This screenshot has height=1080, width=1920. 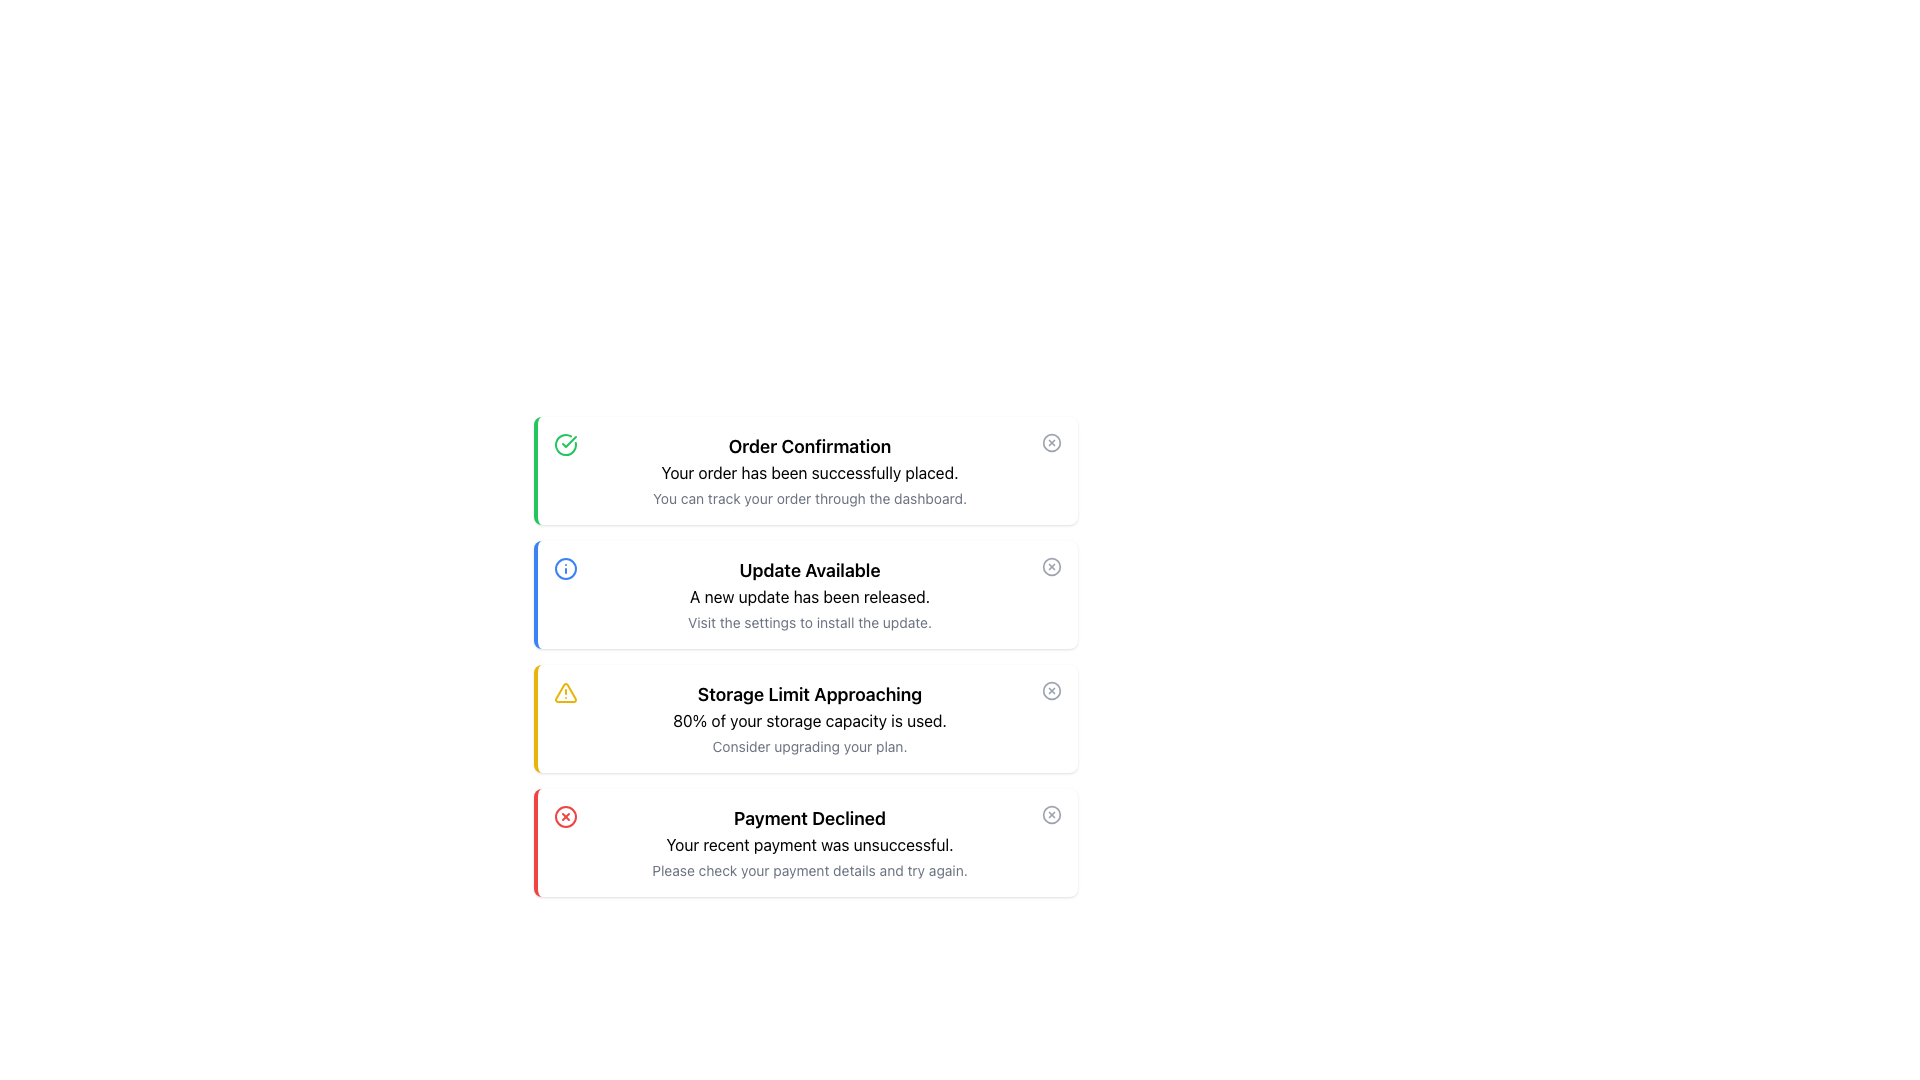 What do you see at coordinates (806, 656) in the screenshot?
I see `any interactive buttons or links within the 'Storage Limit Approaching' notification card, which is styled with a yellow vertical border and provides a warning about nearing storage capacity` at bounding box center [806, 656].